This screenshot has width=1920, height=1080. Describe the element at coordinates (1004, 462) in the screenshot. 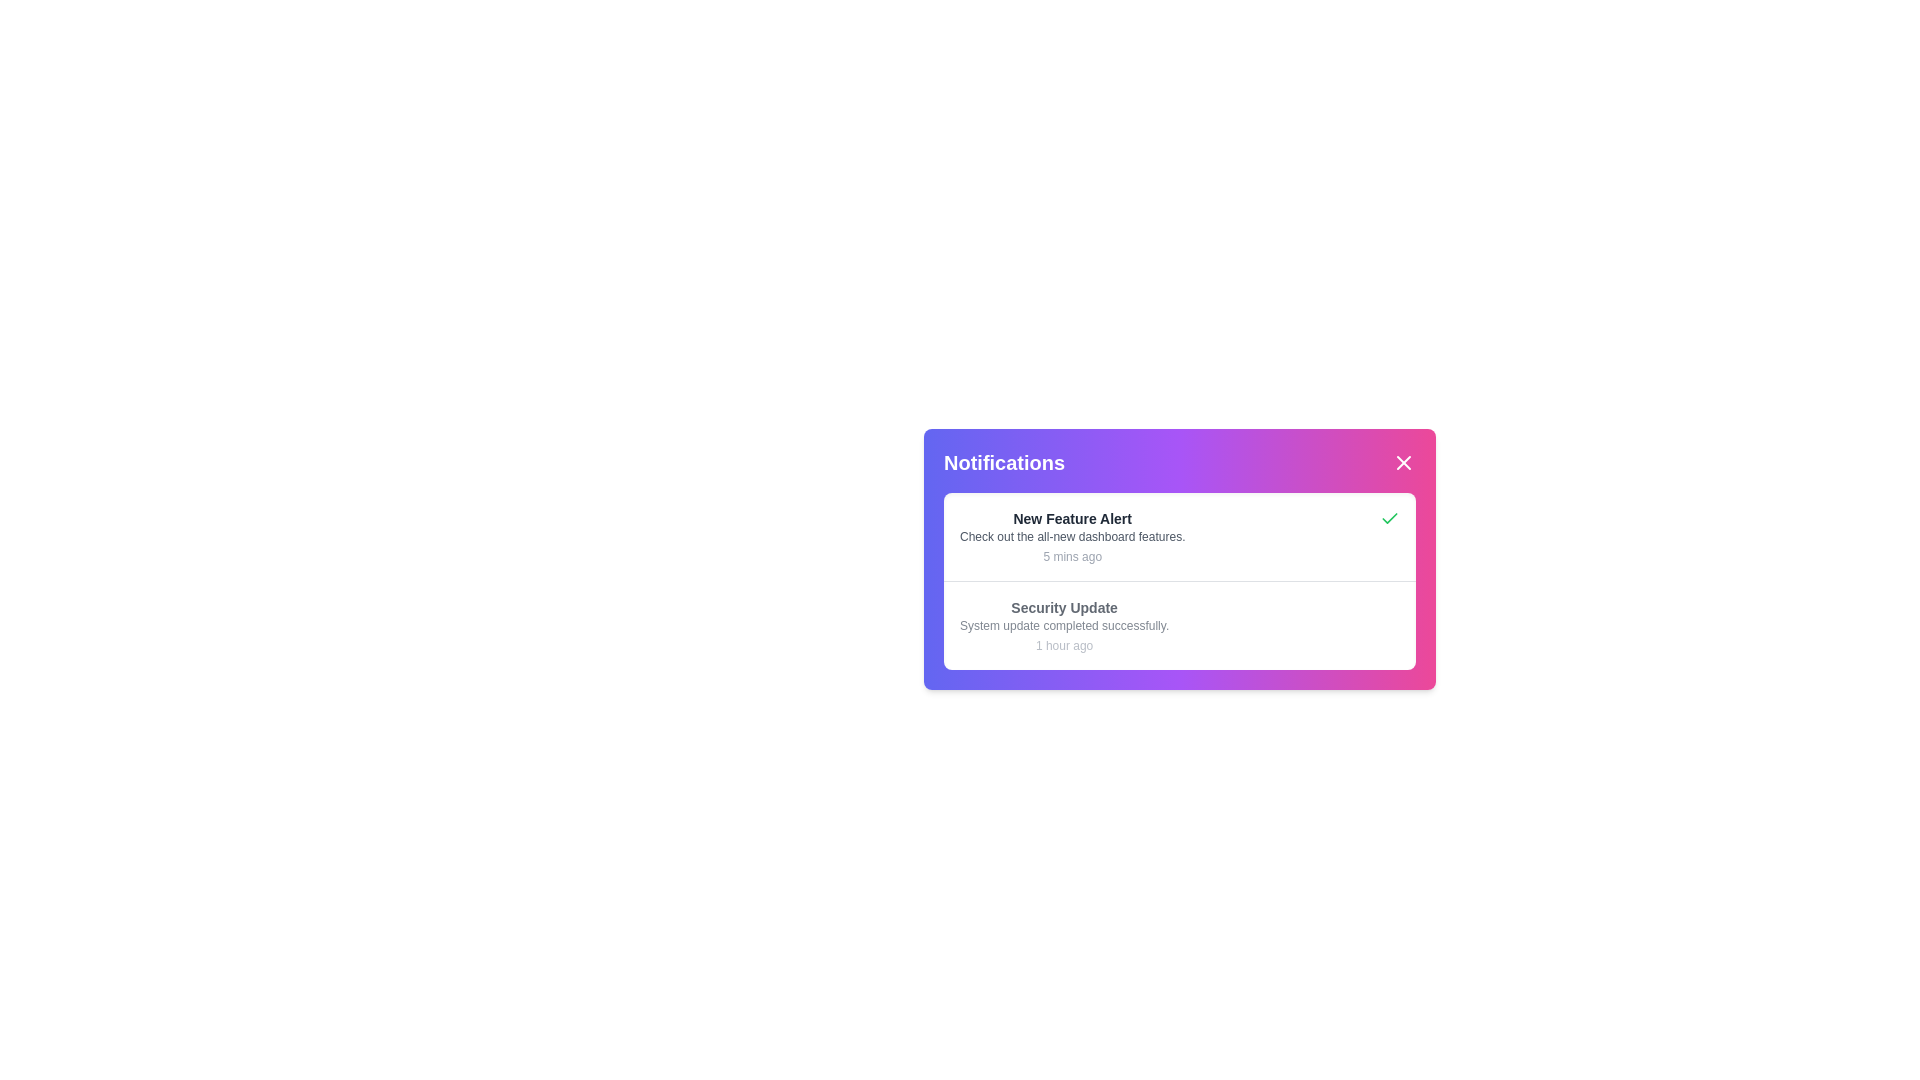

I see `the Text Label that serves as a header for the notification interface, located on the left side of the horizontal header bar` at that location.